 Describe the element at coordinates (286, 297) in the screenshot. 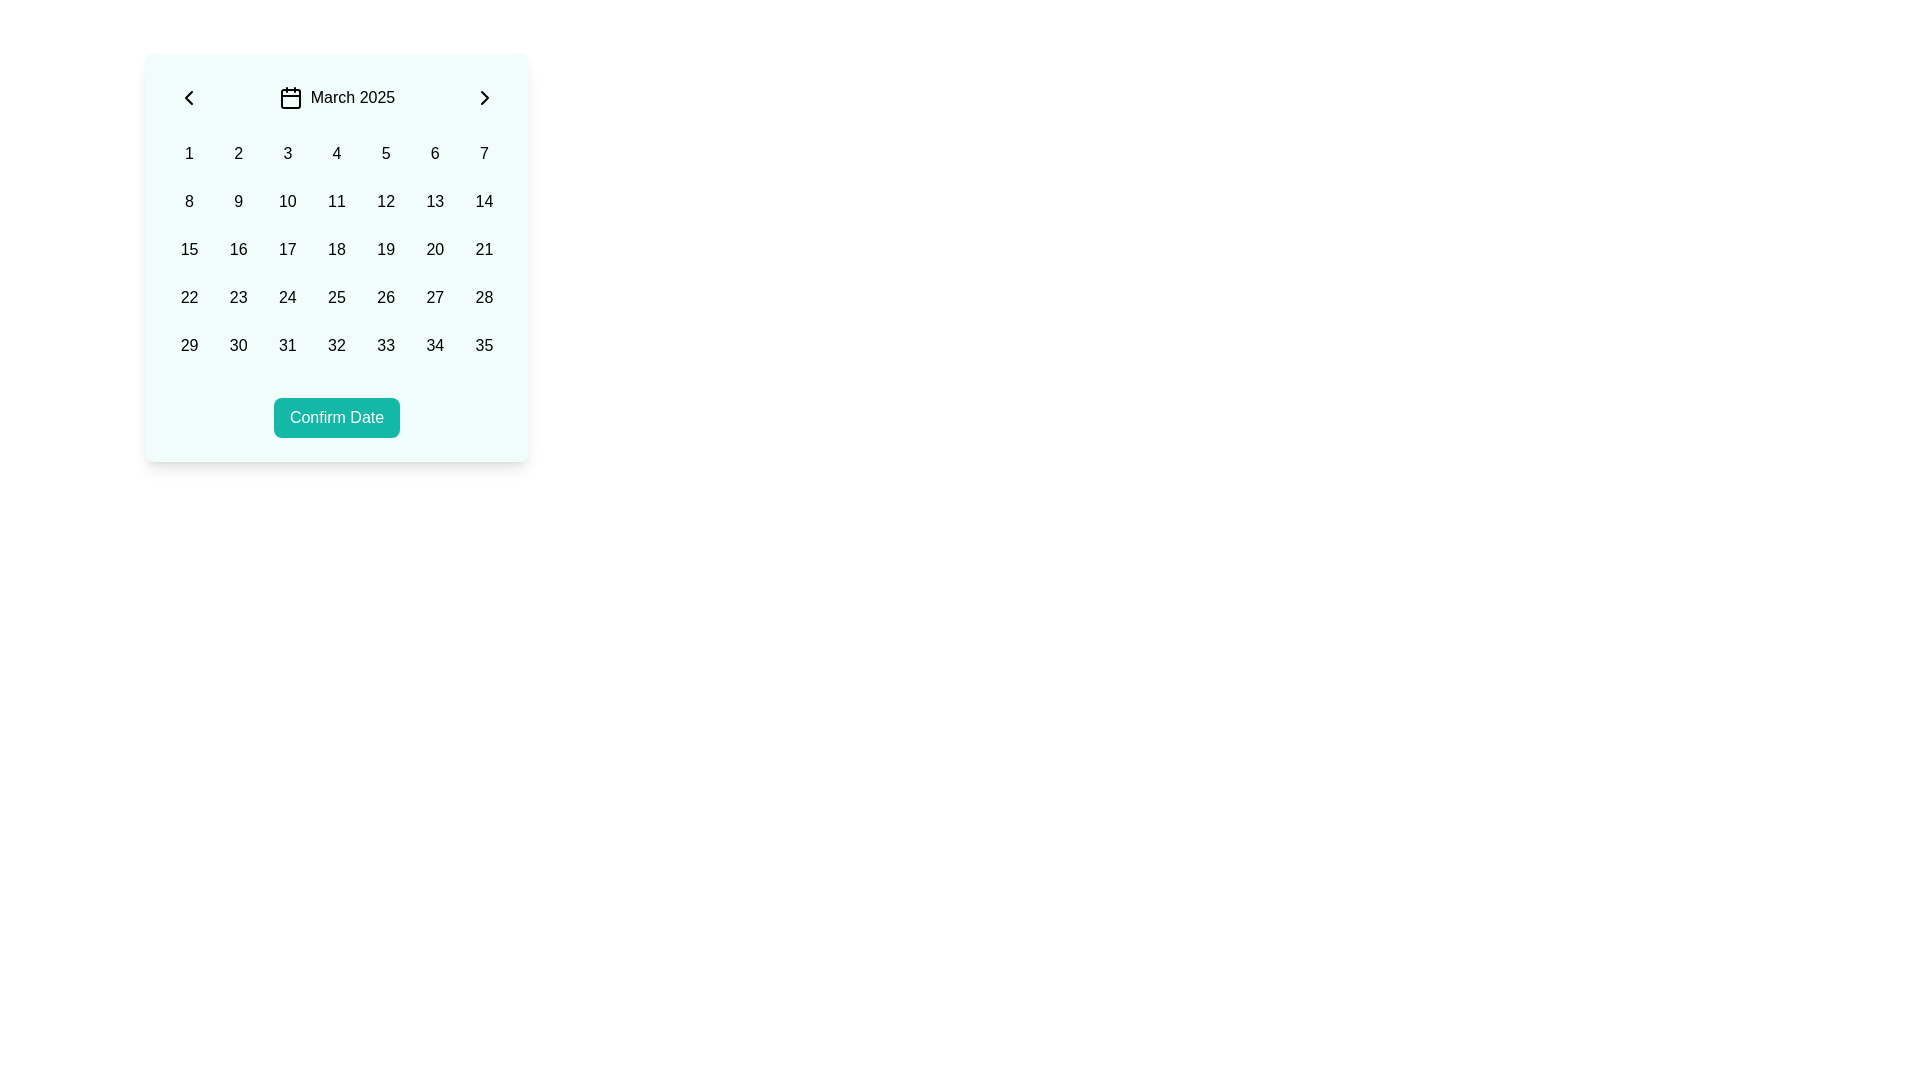

I see `the 24th button in the calendar view` at that location.